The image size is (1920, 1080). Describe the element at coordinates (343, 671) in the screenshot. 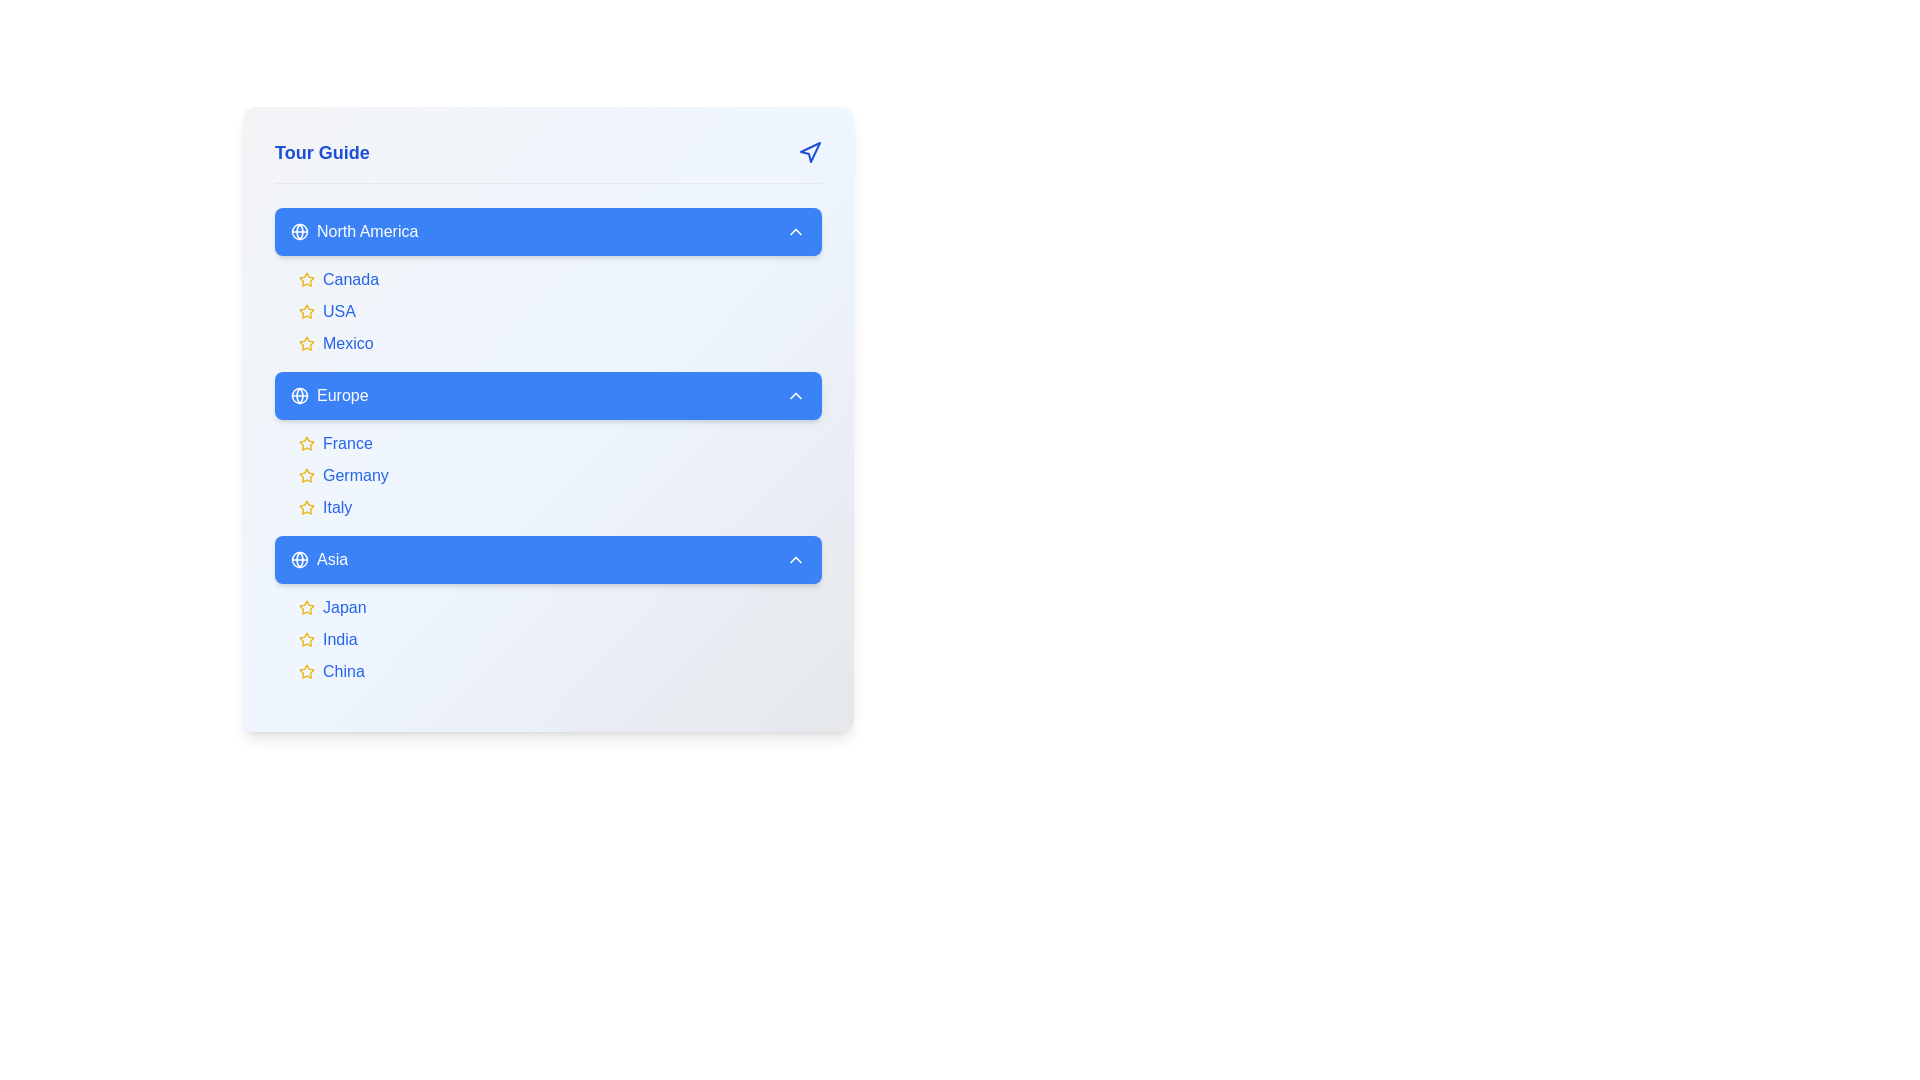

I see `the hyperlink displaying the text 'China' in blue font at the bottom of the 'Asia' subsection` at that location.